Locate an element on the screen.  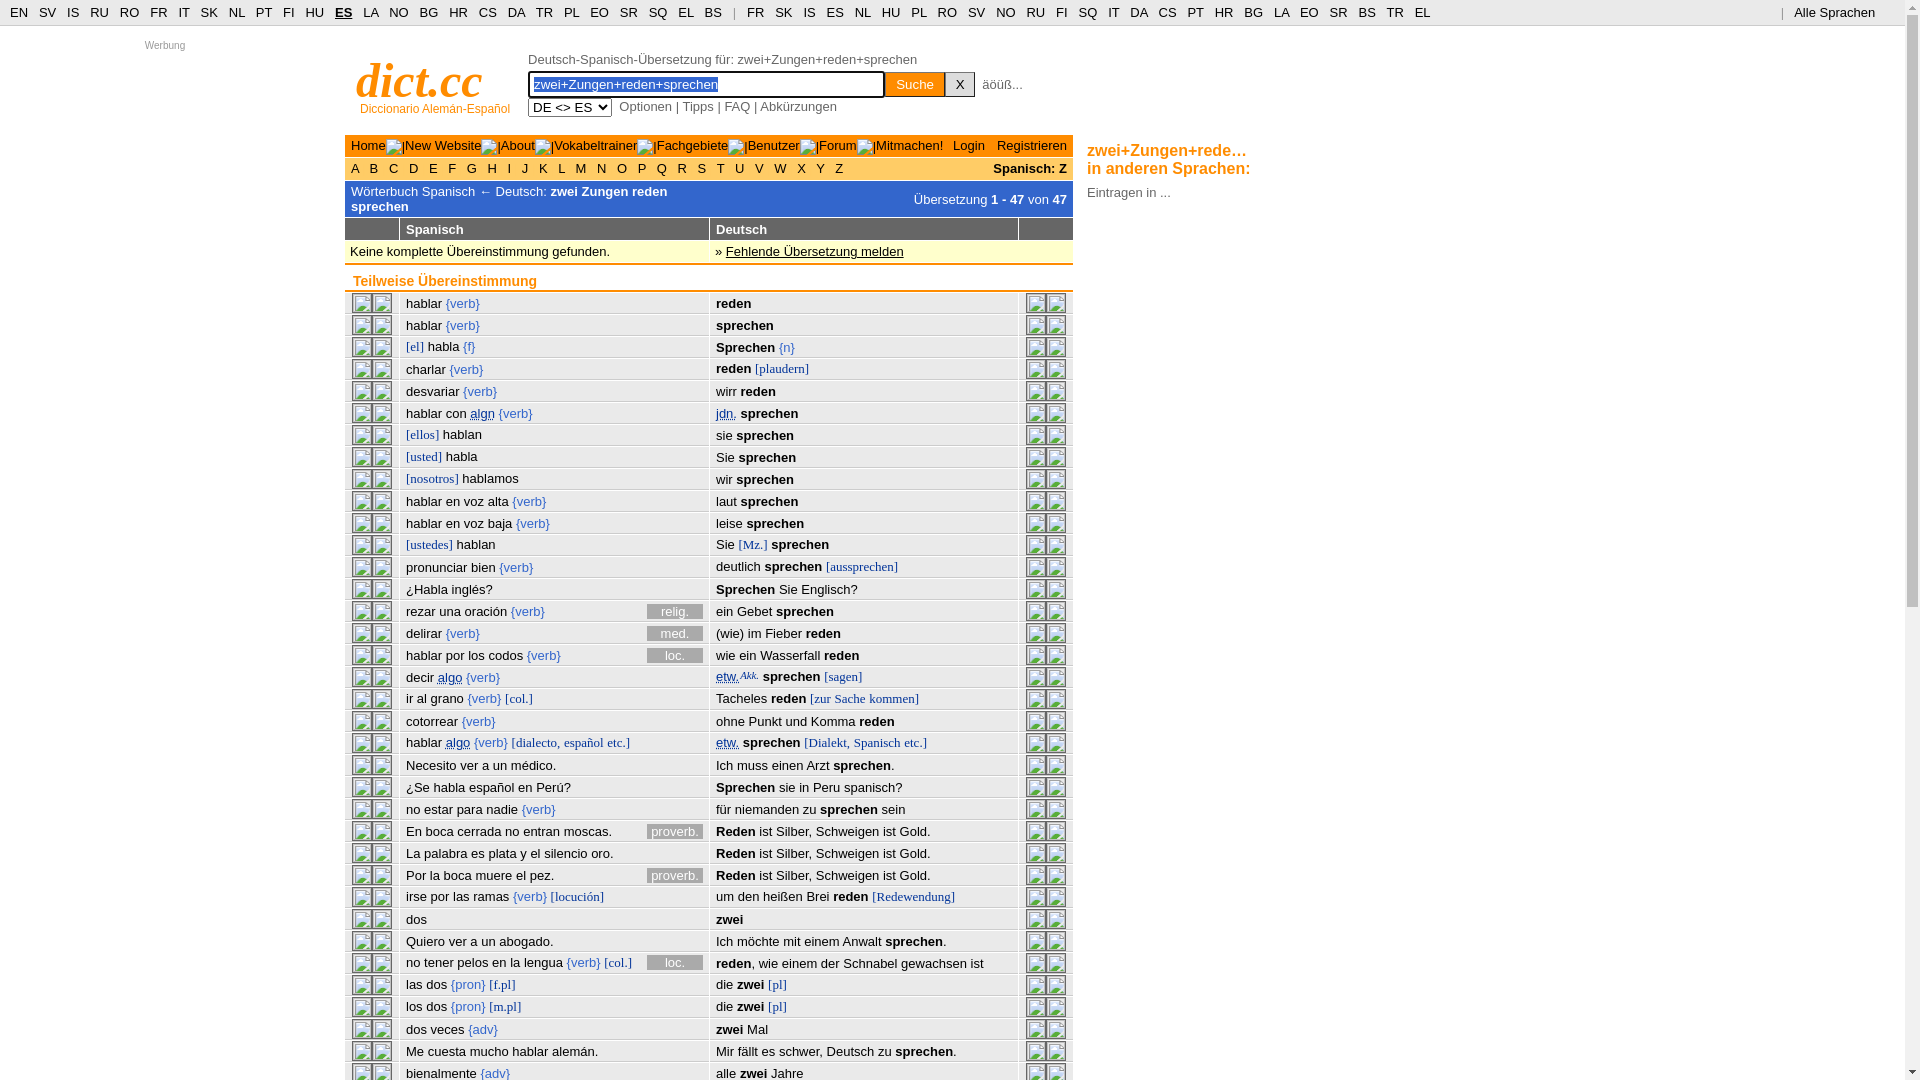
'PT' is located at coordinates (1195, 12).